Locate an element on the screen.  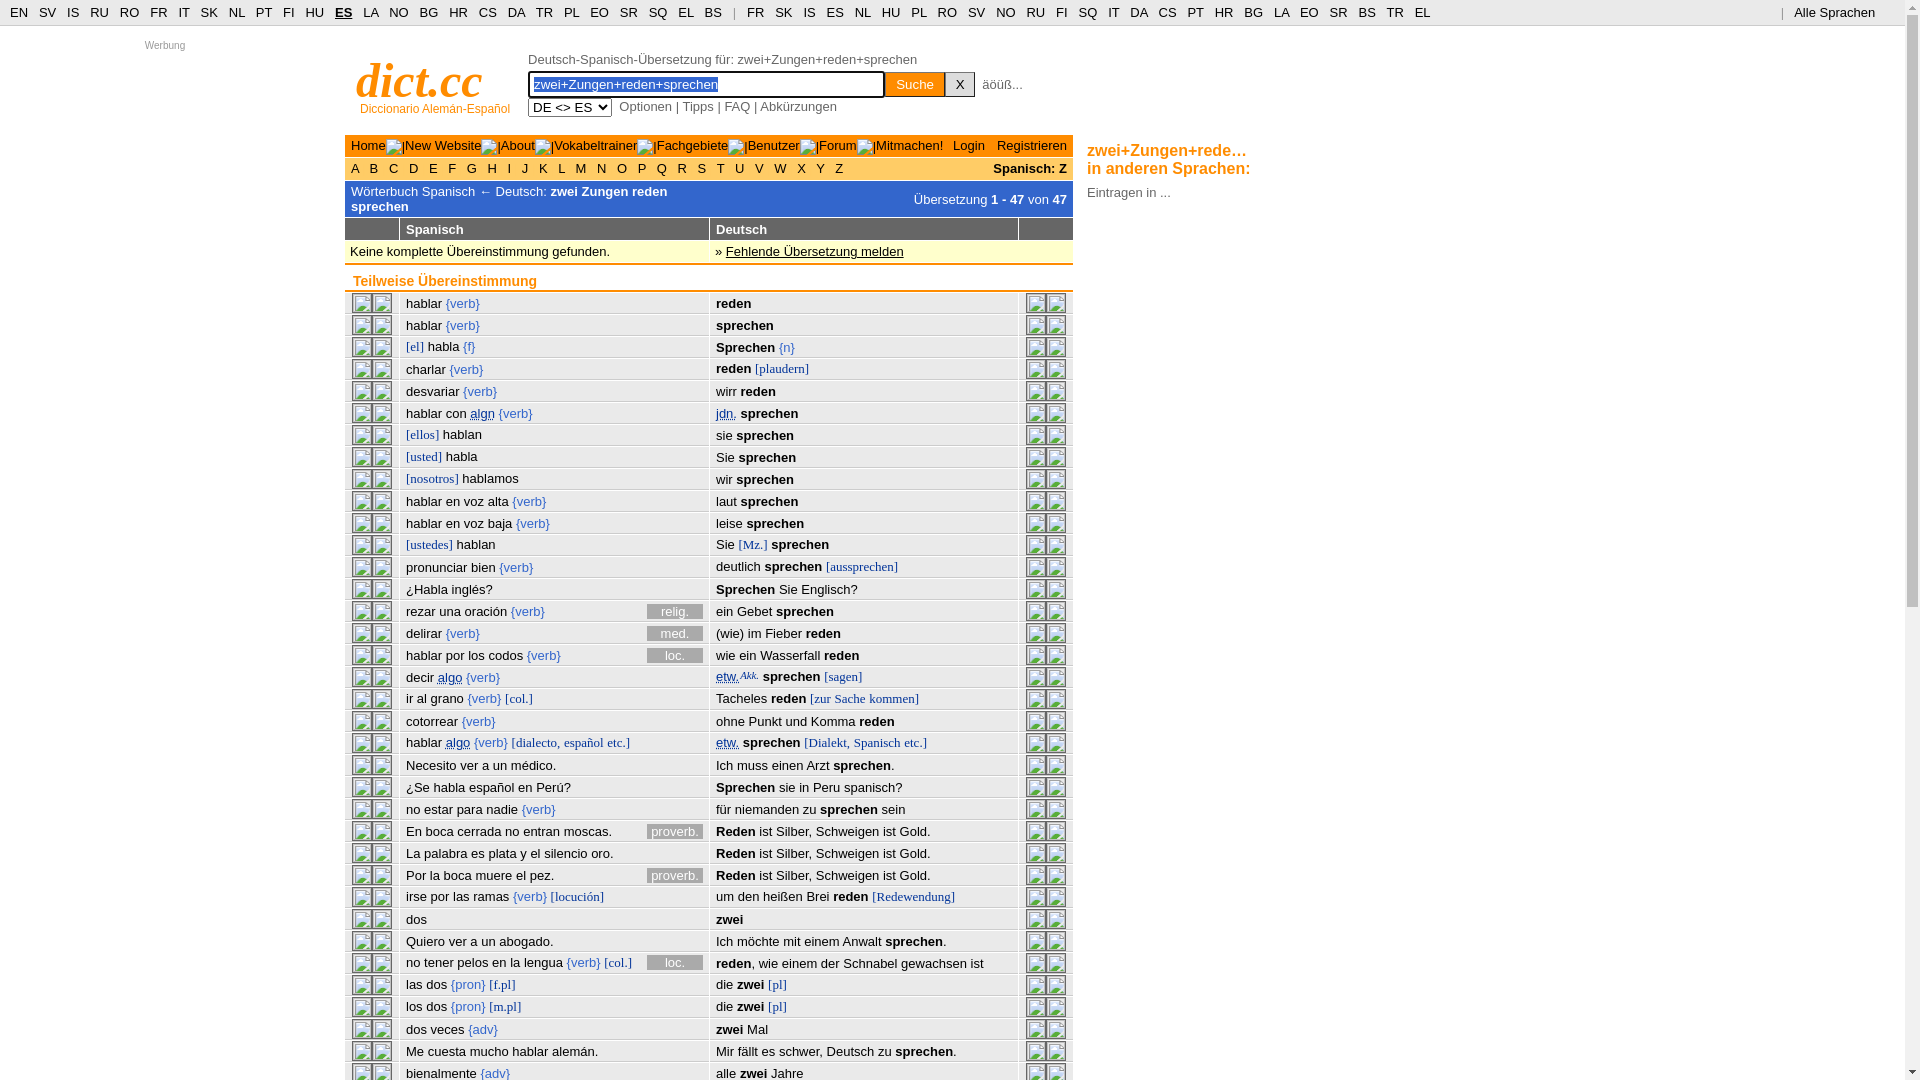
'PT' is located at coordinates (1195, 12).